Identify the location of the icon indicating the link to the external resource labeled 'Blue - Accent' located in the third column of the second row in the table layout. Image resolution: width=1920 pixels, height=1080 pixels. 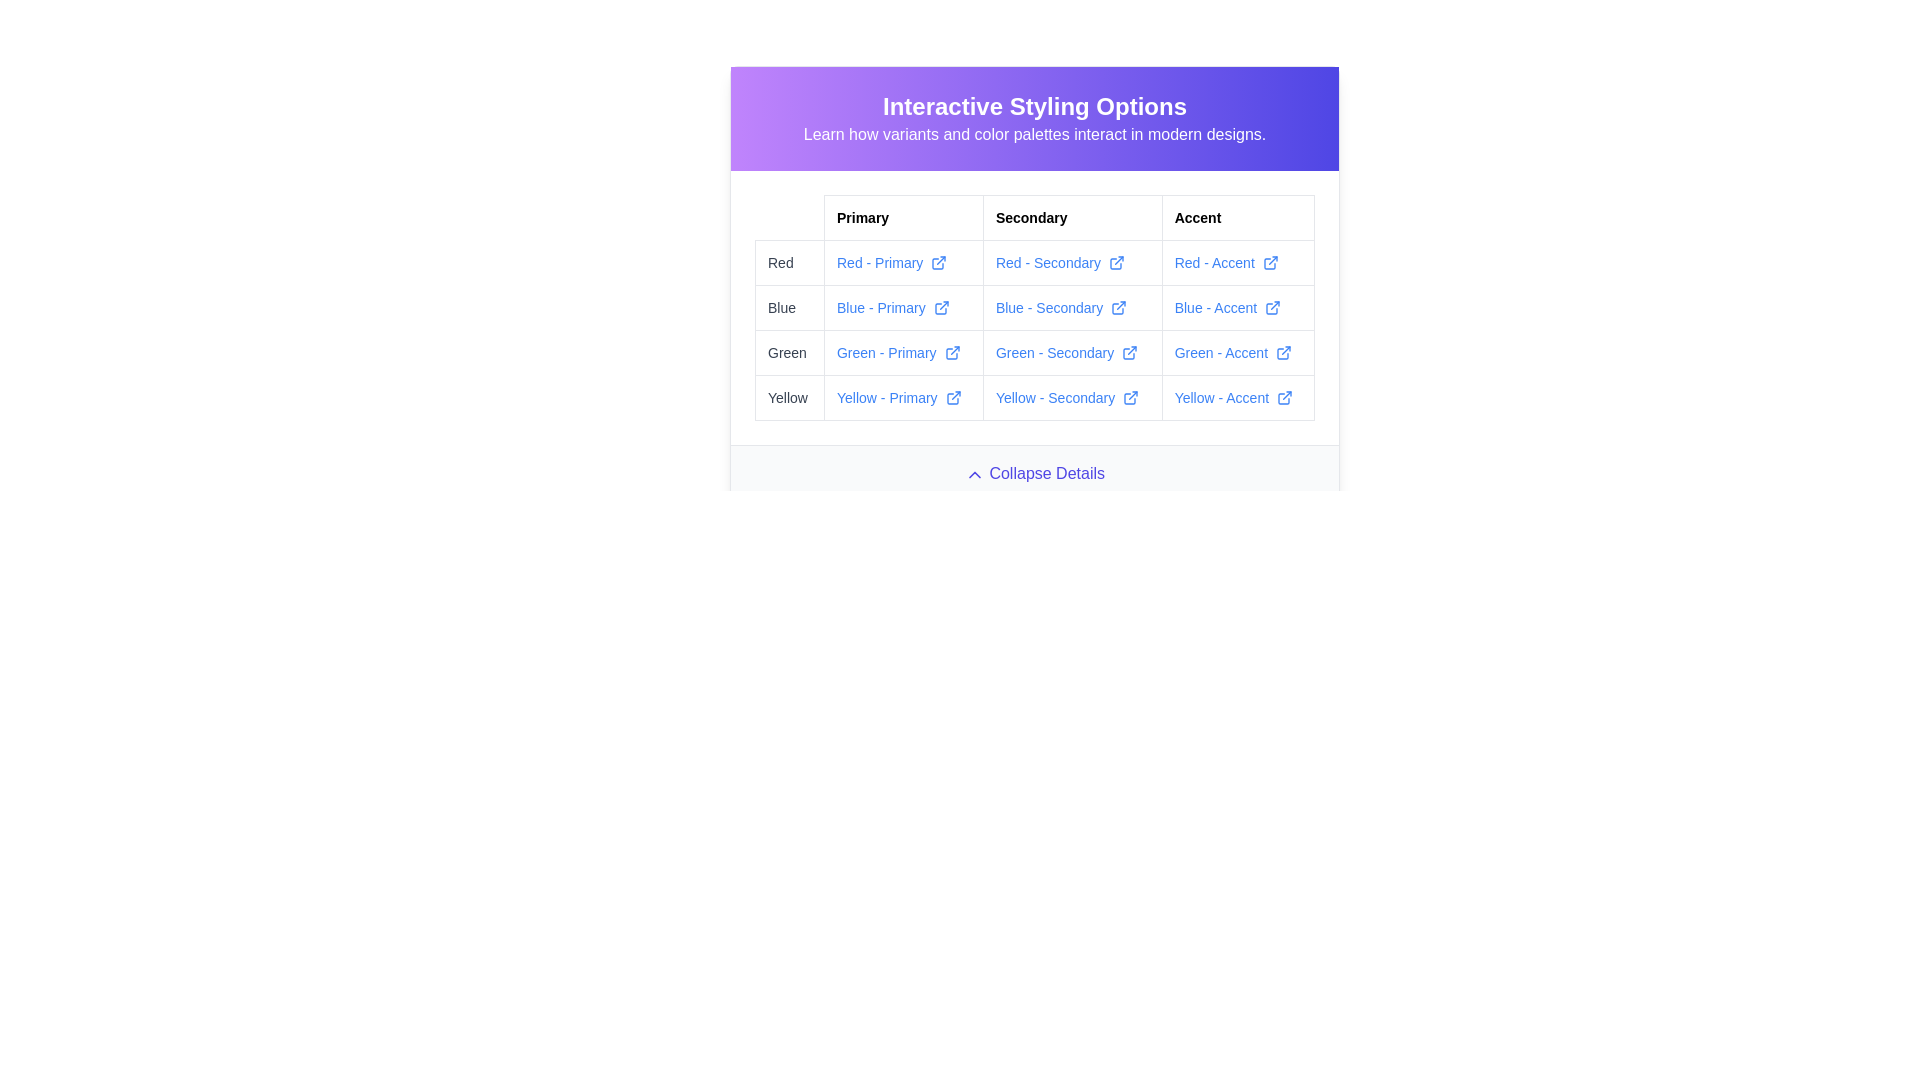
(1272, 308).